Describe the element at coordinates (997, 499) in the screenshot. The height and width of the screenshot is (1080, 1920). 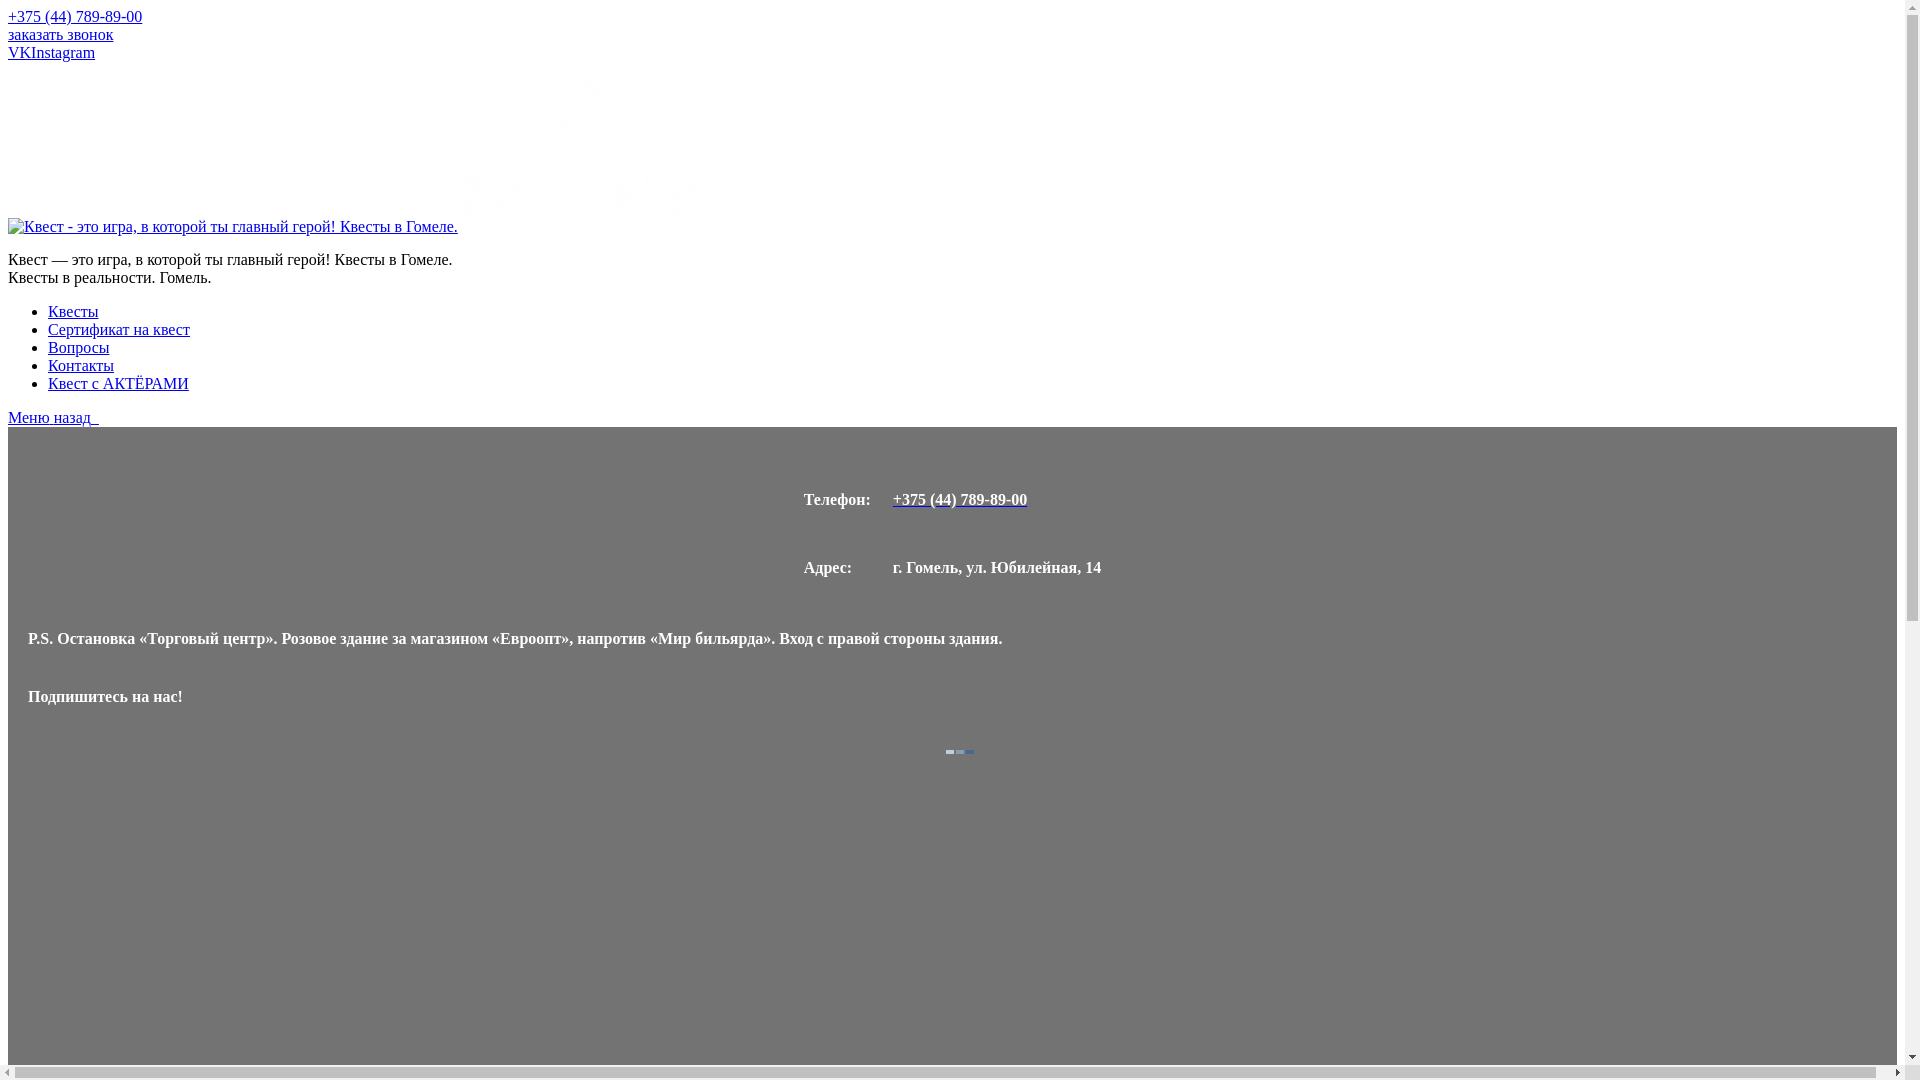
I see `'+375 (44) 789-89-00'` at that location.